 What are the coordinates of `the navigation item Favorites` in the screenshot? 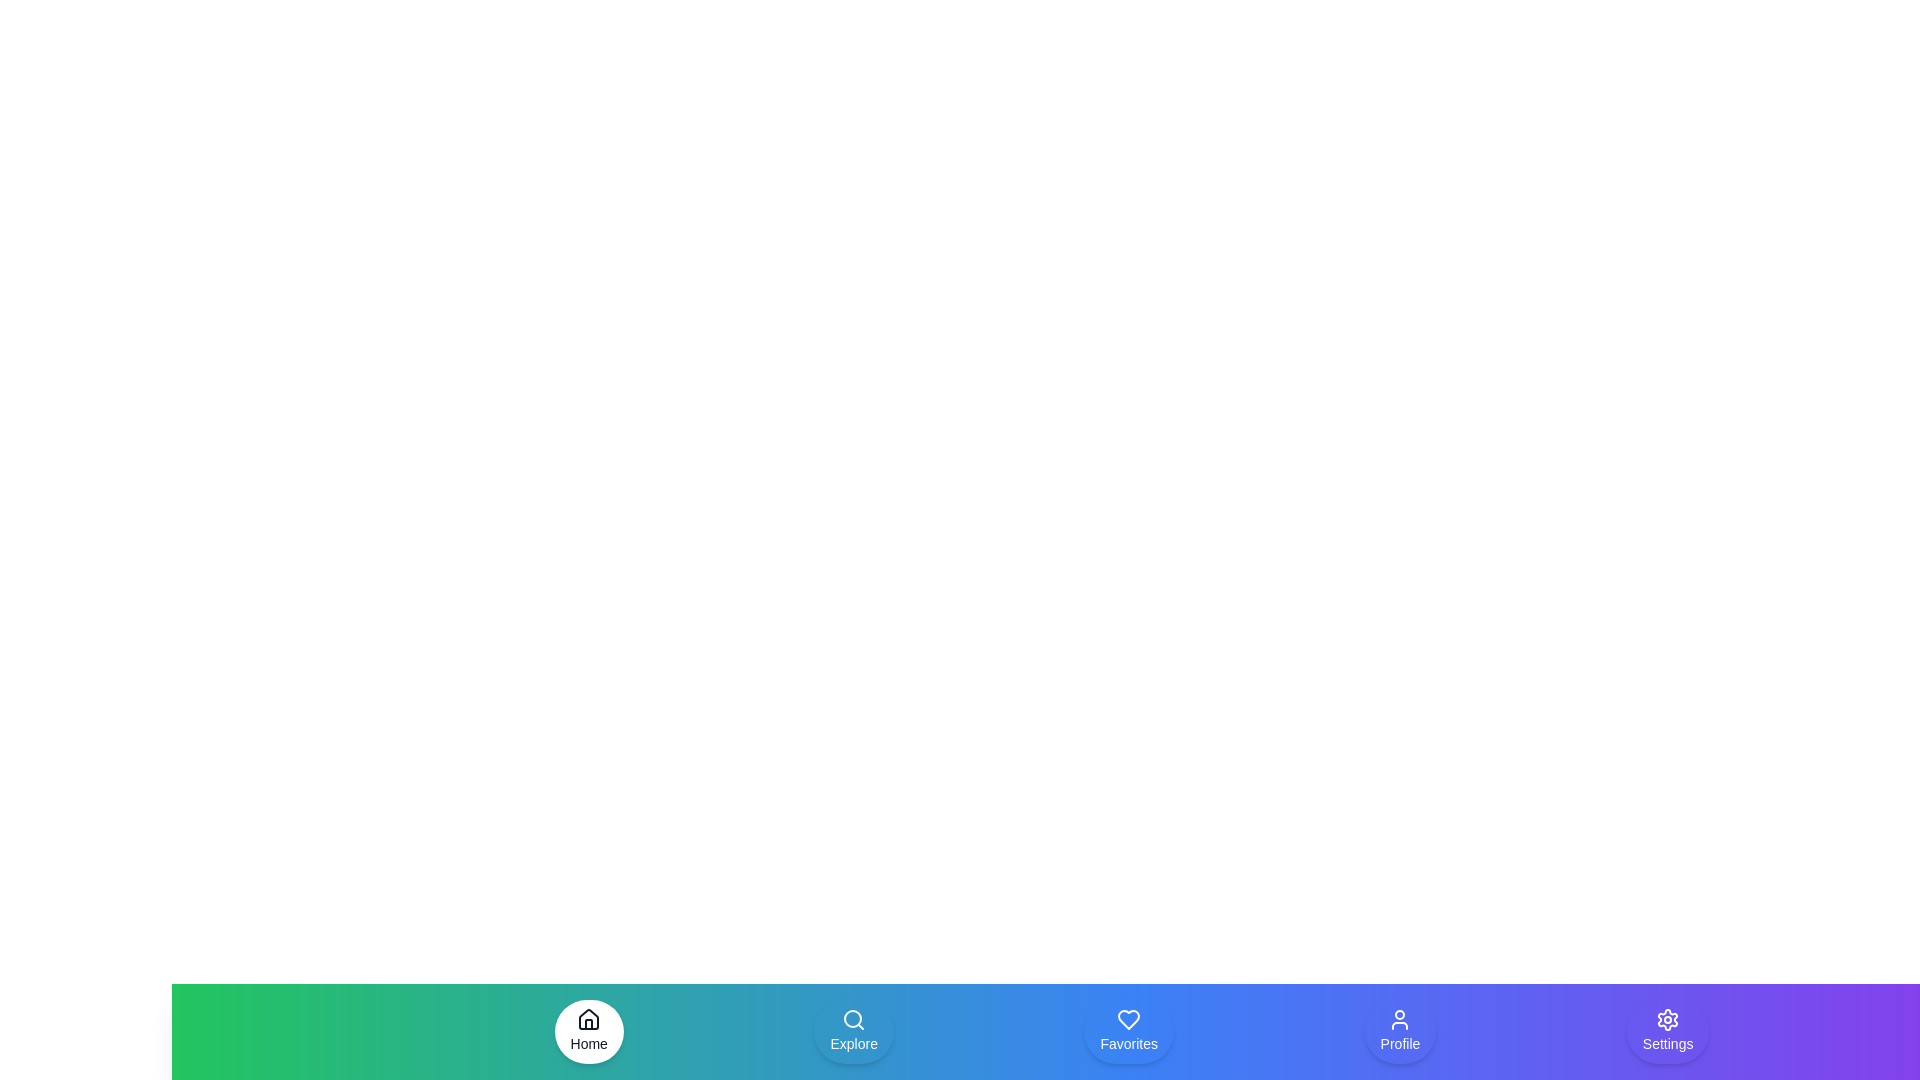 It's located at (1129, 1032).